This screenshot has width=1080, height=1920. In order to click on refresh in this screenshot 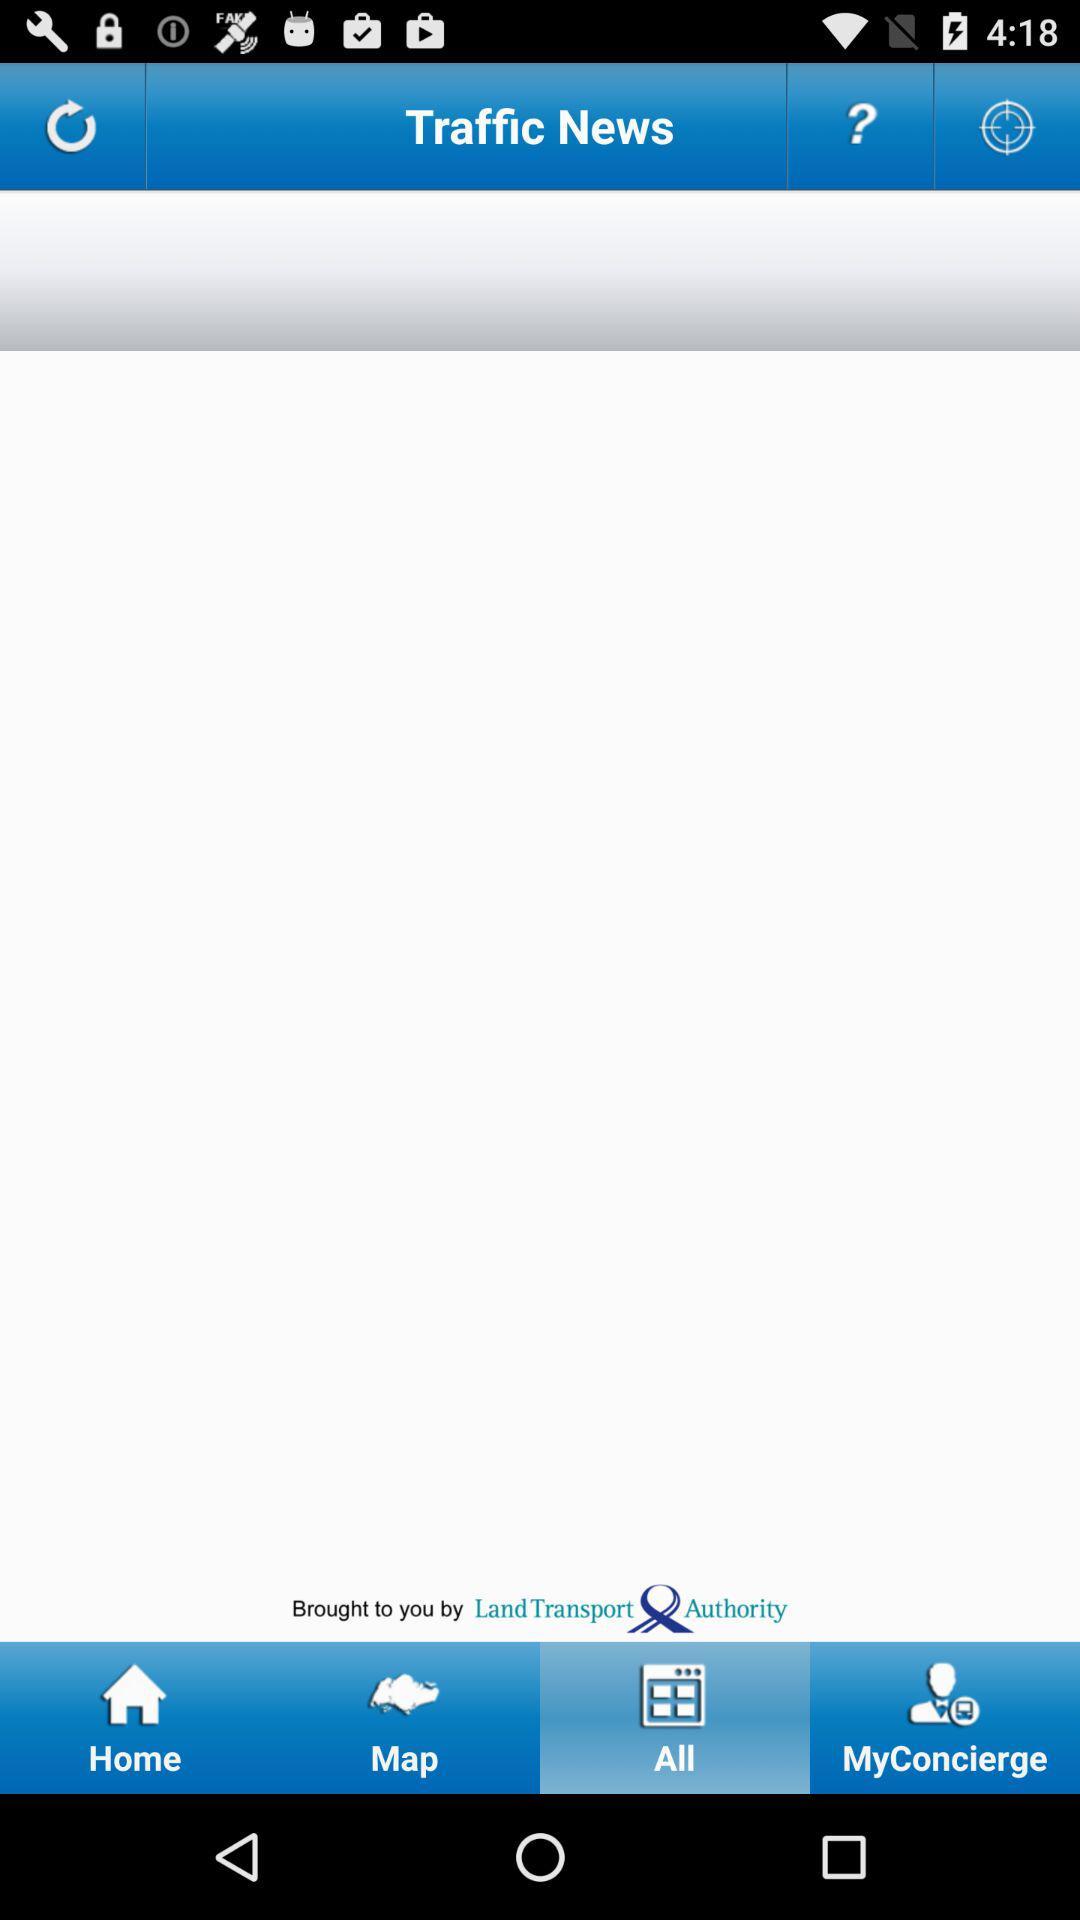, I will do `click(71, 124)`.